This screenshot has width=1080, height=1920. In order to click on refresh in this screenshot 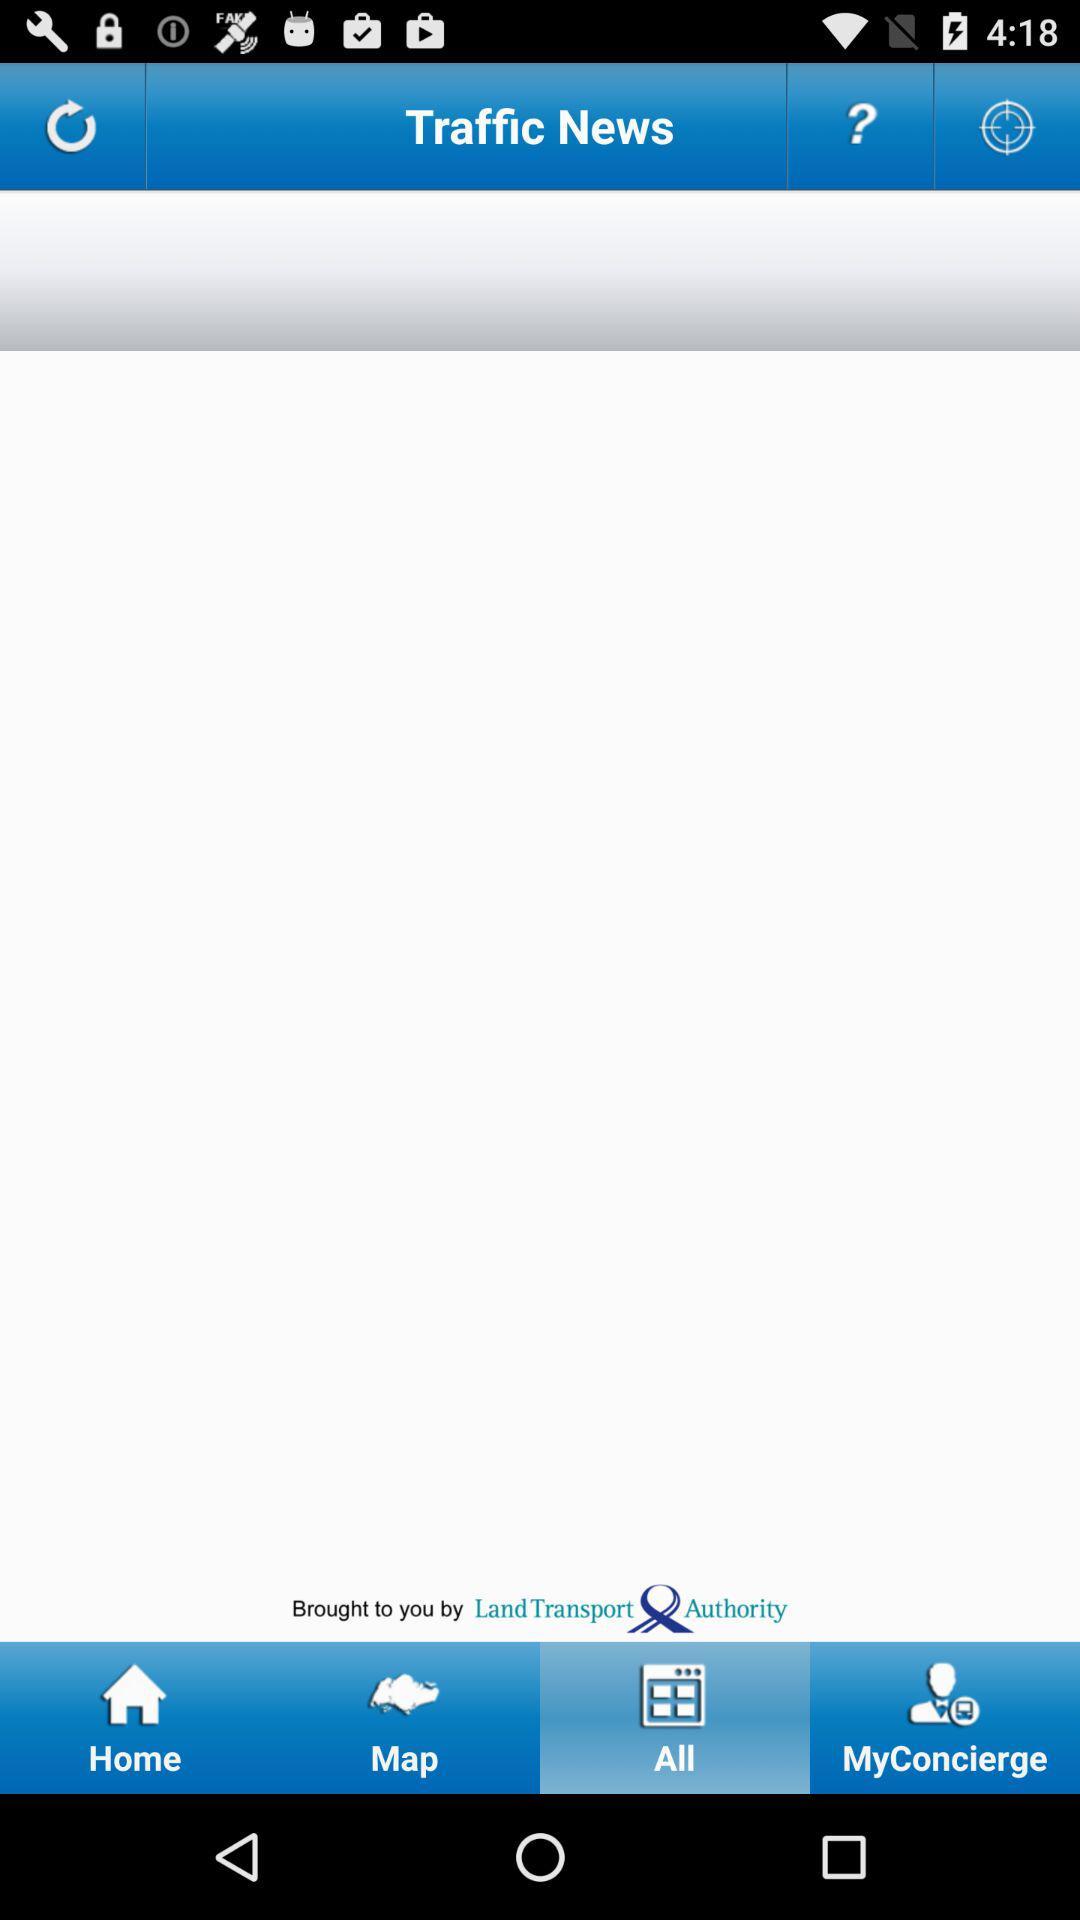, I will do `click(71, 124)`.